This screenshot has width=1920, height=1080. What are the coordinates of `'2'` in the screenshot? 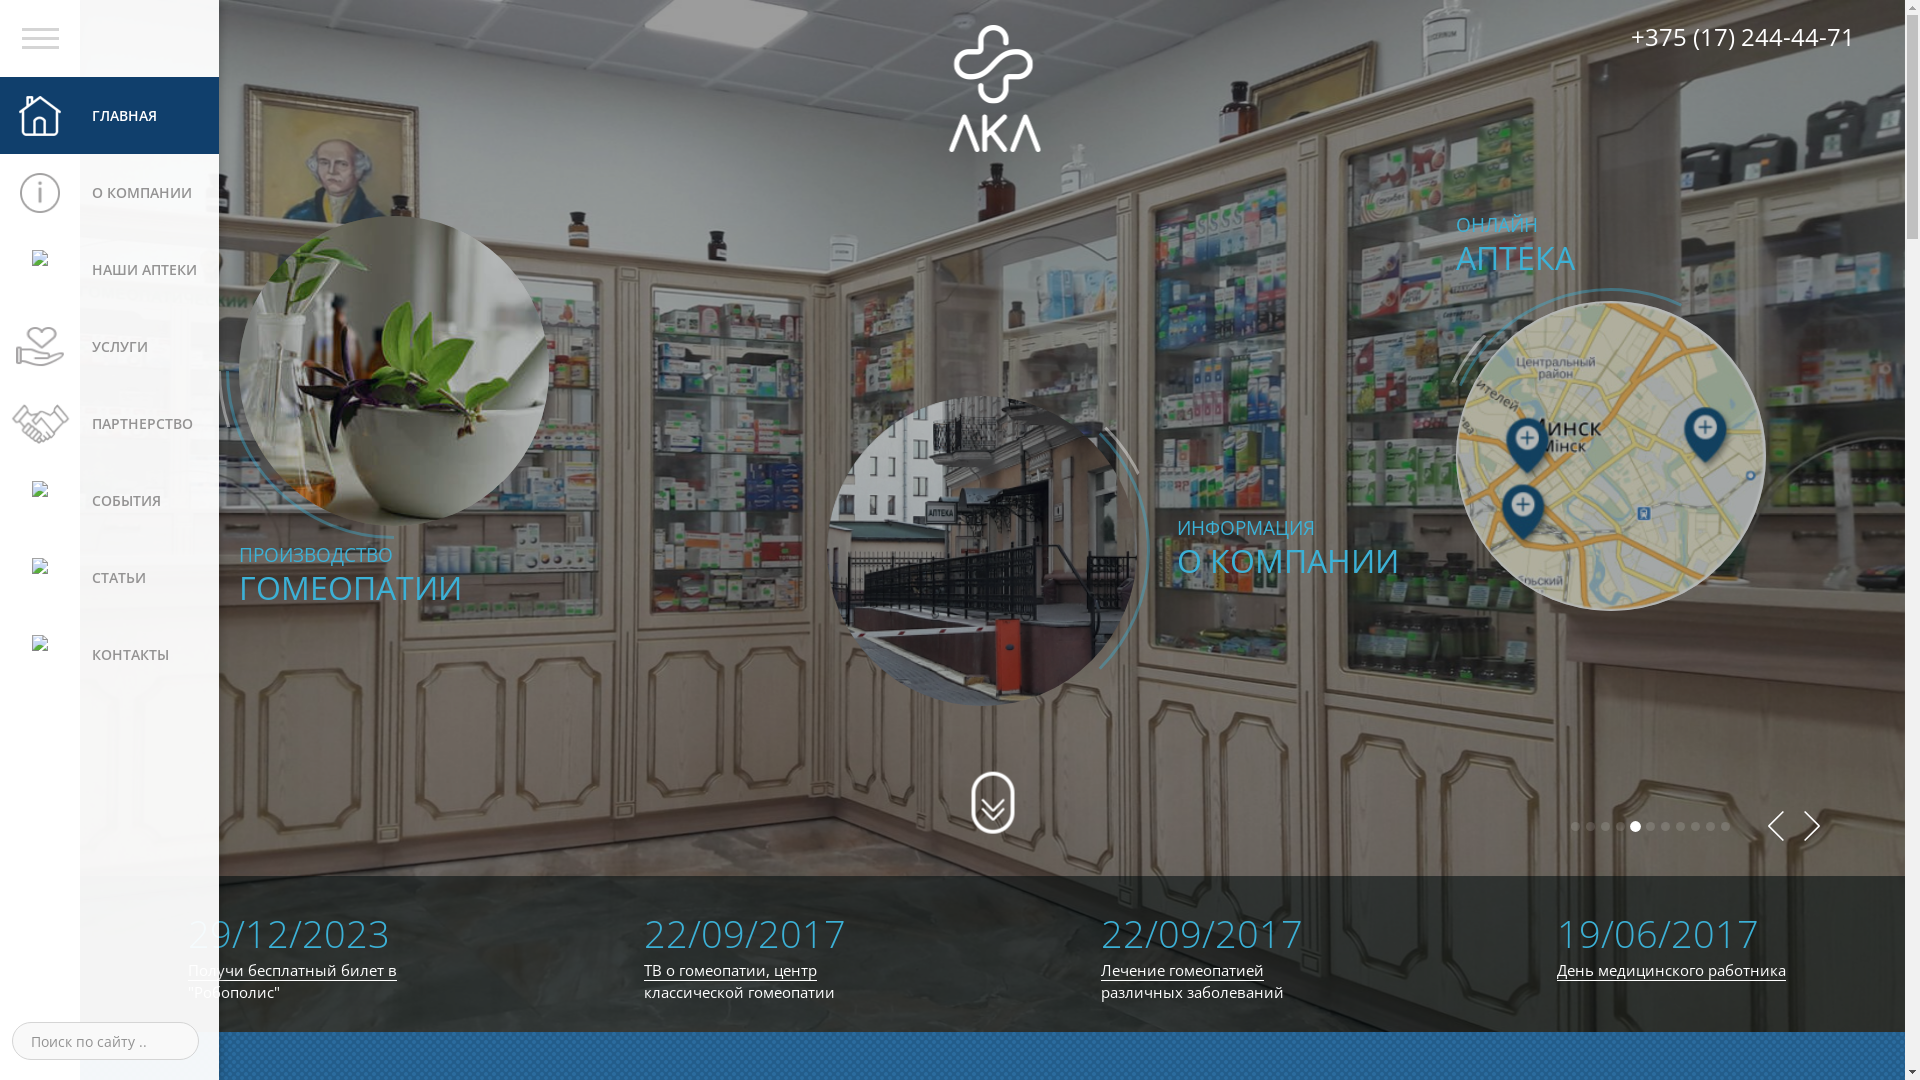 It's located at (1588, 825).